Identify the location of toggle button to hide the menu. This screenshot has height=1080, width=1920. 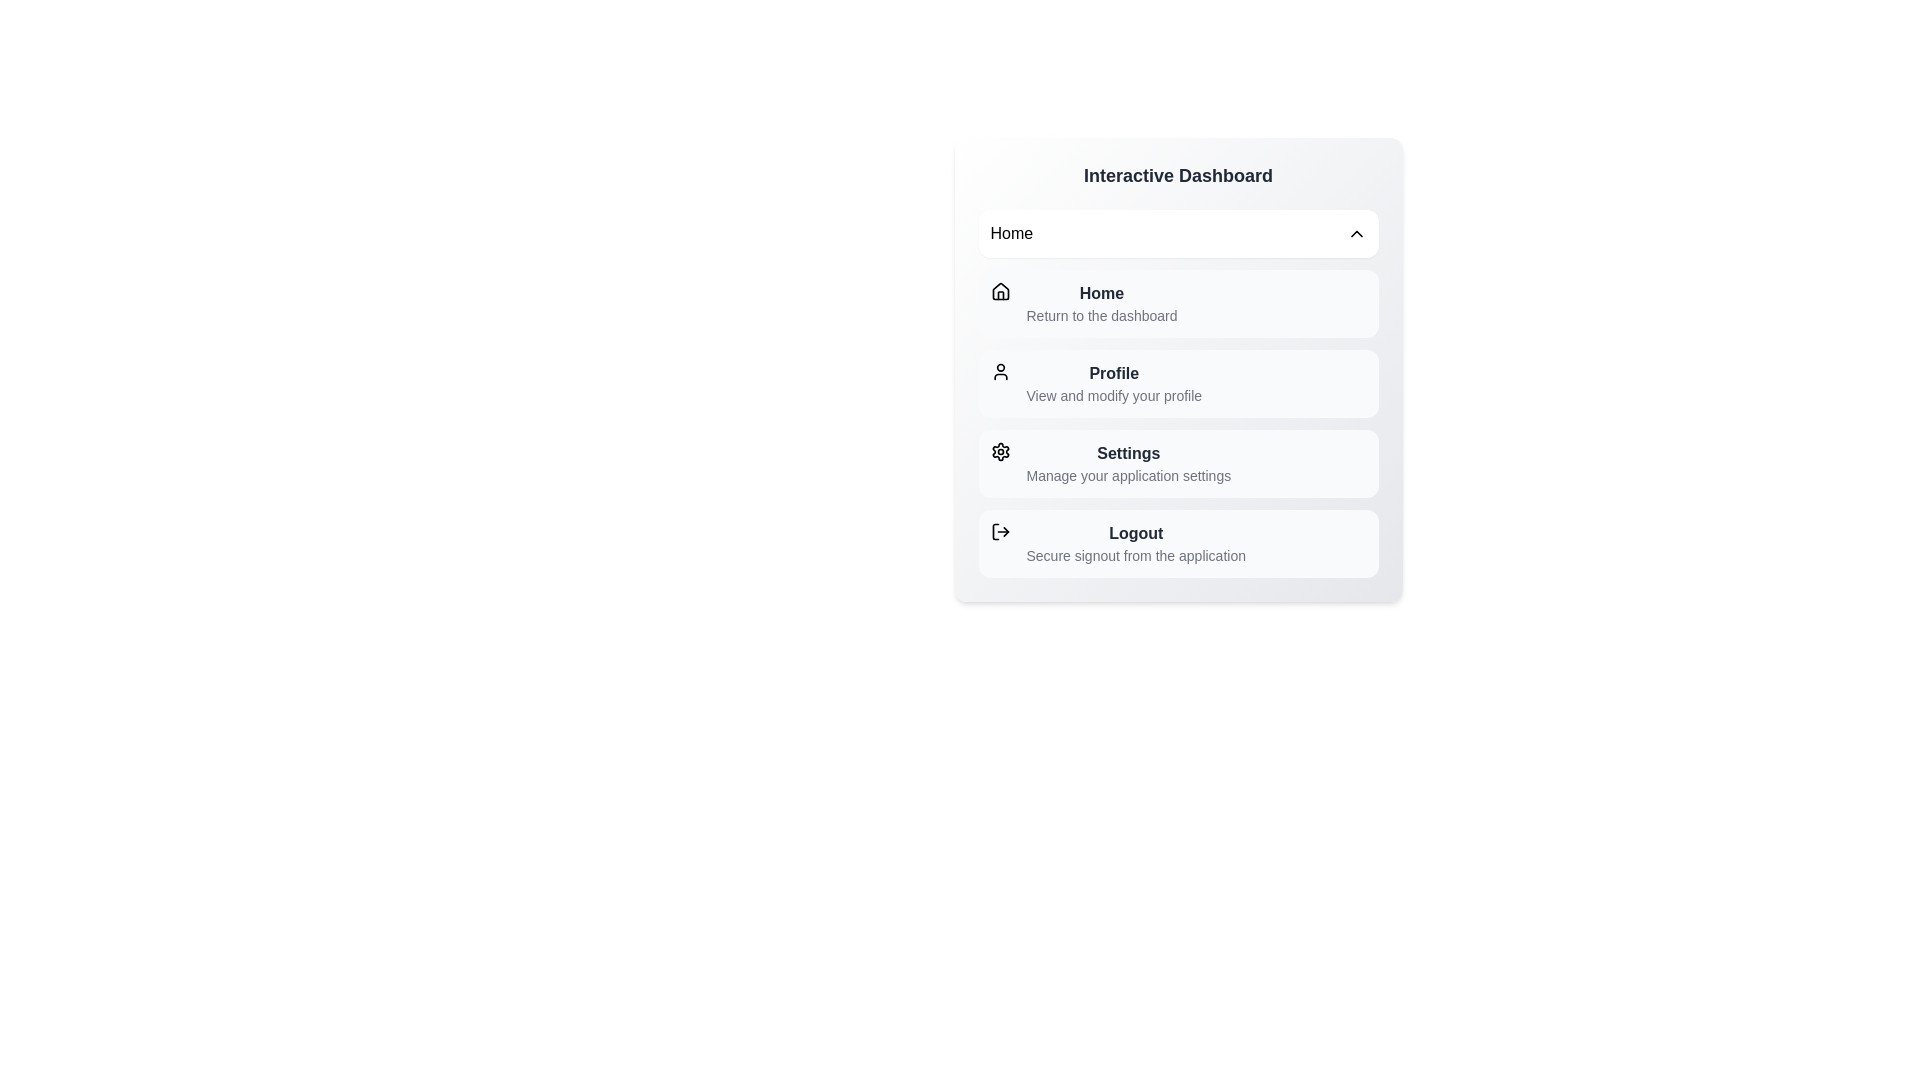
(1178, 233).